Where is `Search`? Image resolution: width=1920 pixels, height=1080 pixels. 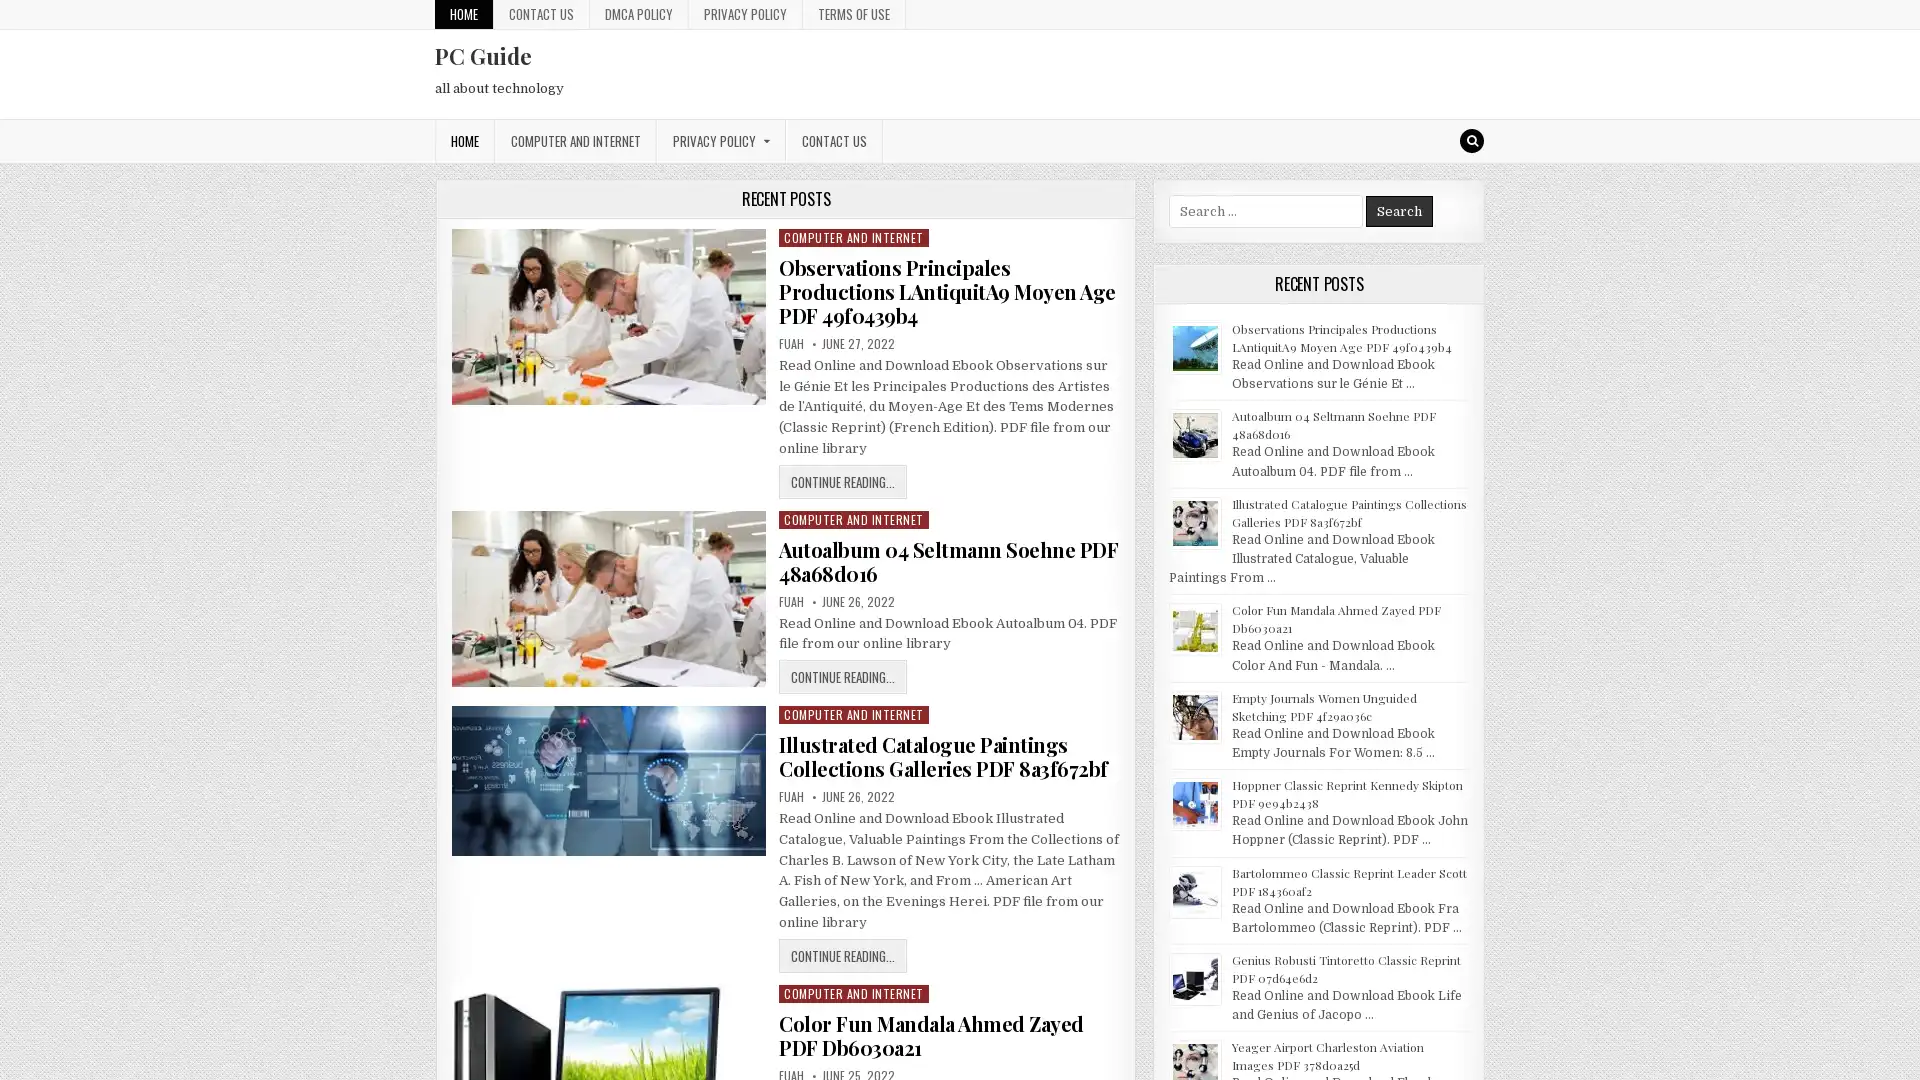
Search is located at coordinates (1398, 211).